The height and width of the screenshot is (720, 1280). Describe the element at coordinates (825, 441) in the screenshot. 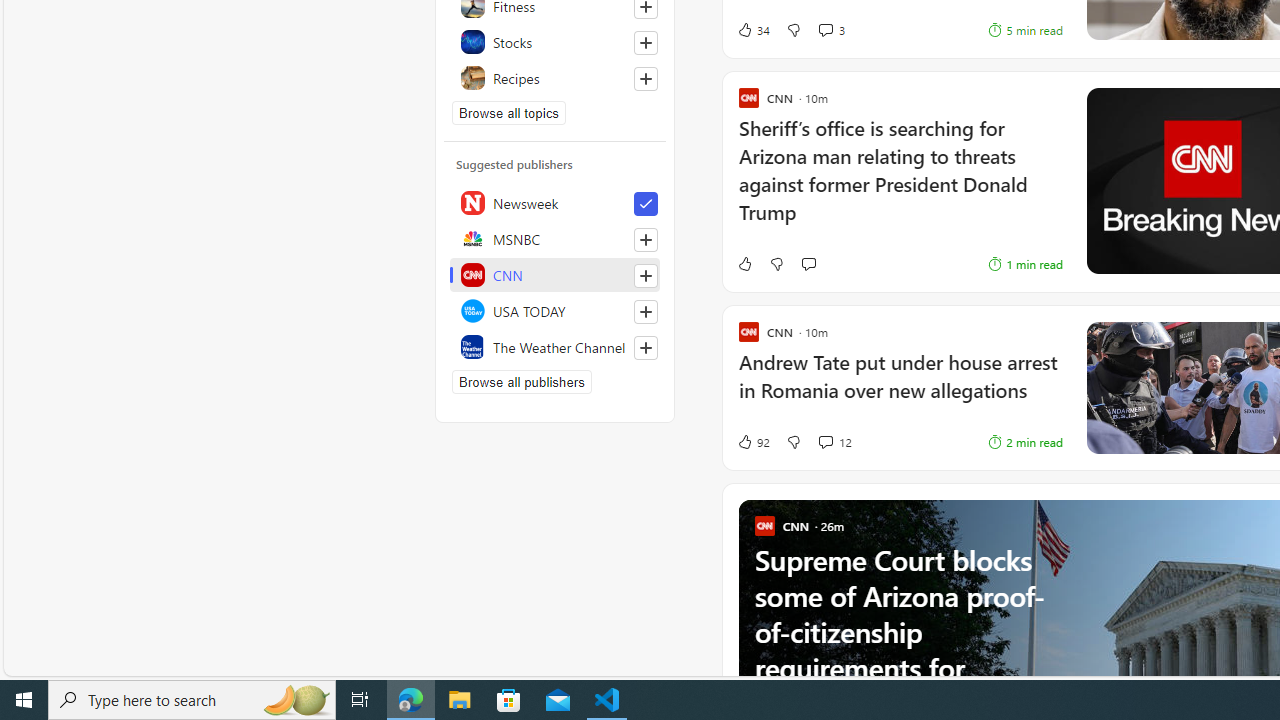

I see `'View comments 12 Comment'` at that location.